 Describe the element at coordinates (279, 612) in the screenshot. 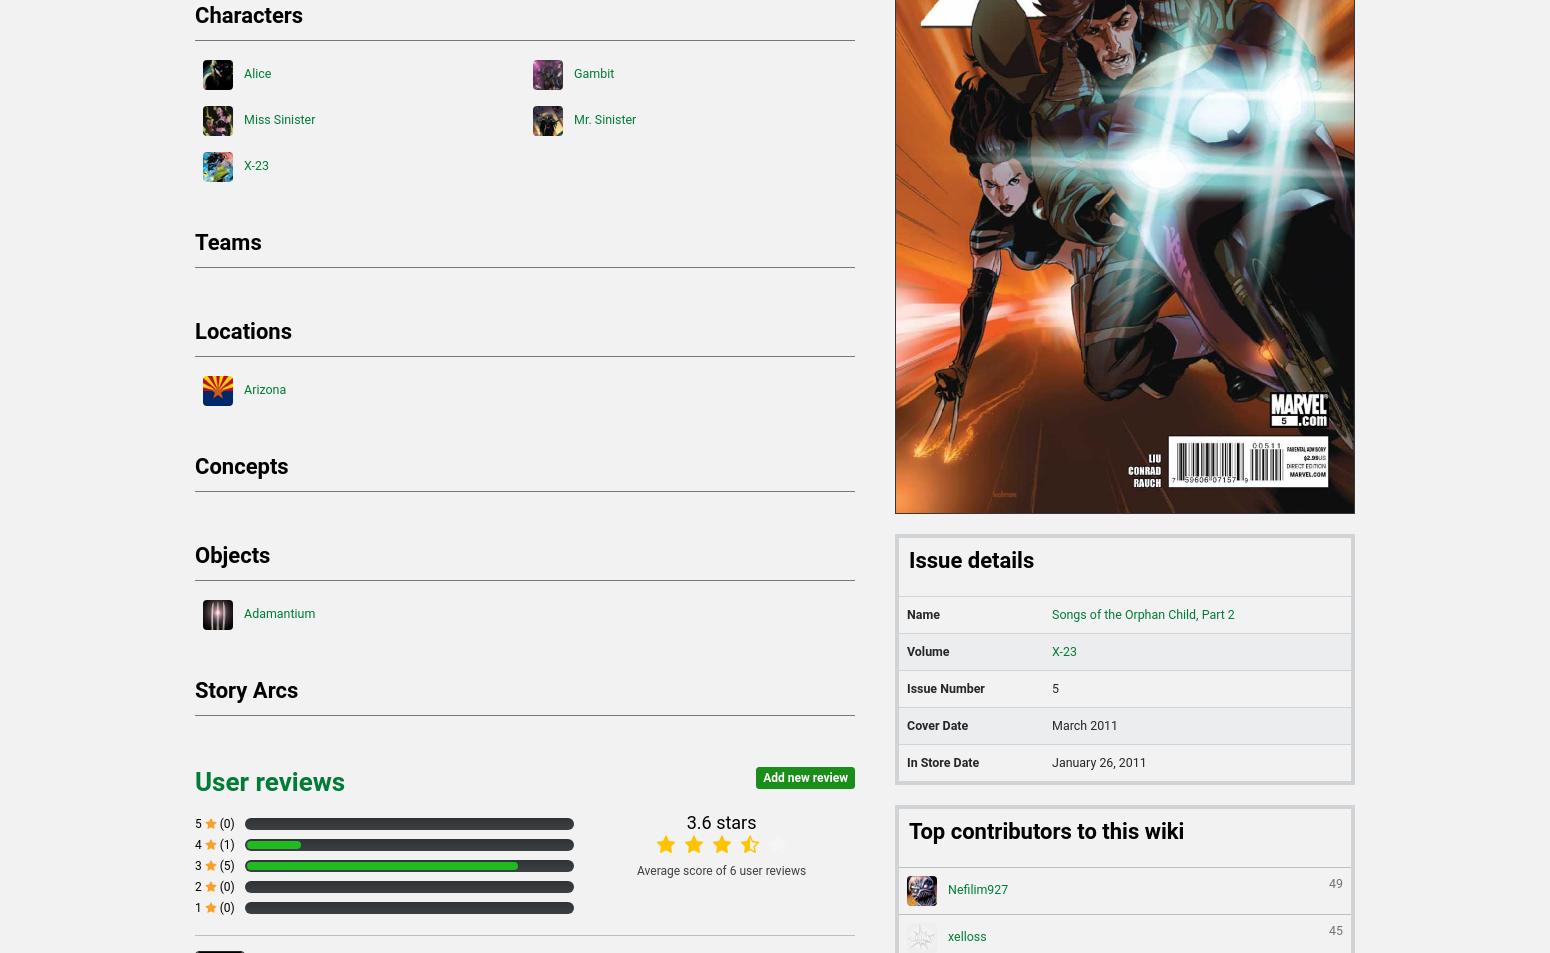

I see `'Adamantium'` at that location.